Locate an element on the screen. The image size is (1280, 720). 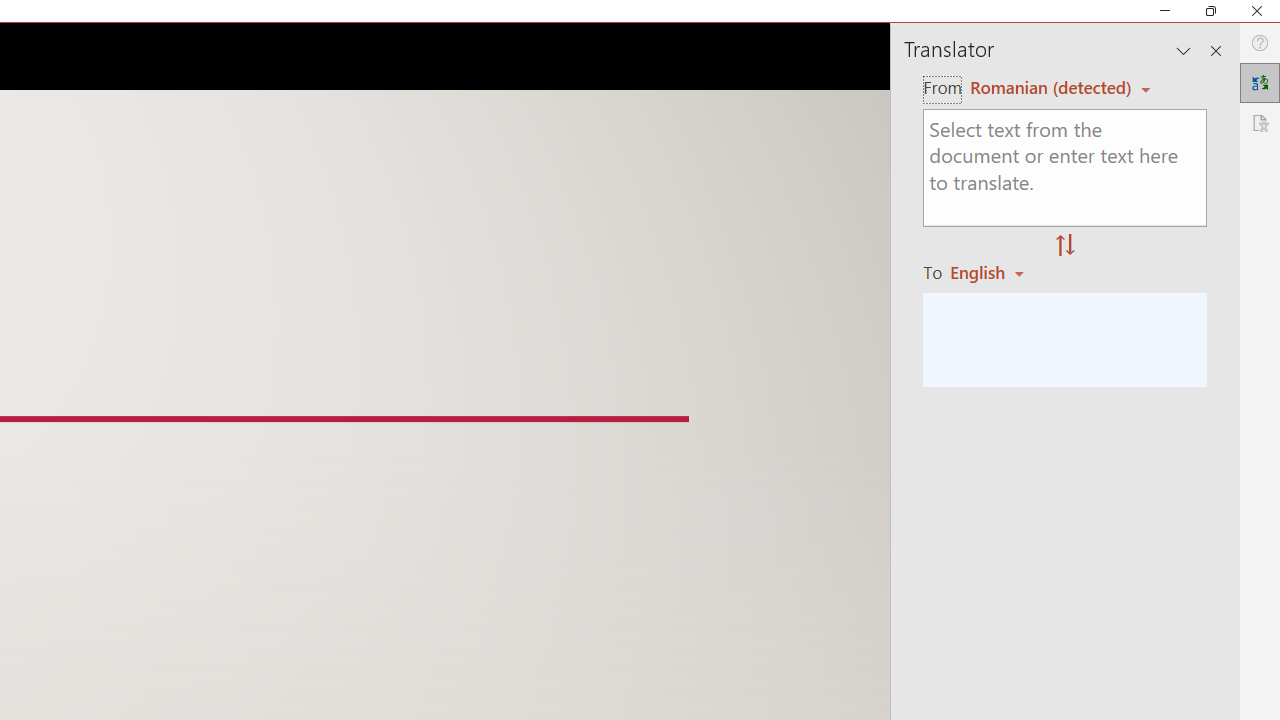
'Czech (detected)' is located at coordinates (1046, 86).